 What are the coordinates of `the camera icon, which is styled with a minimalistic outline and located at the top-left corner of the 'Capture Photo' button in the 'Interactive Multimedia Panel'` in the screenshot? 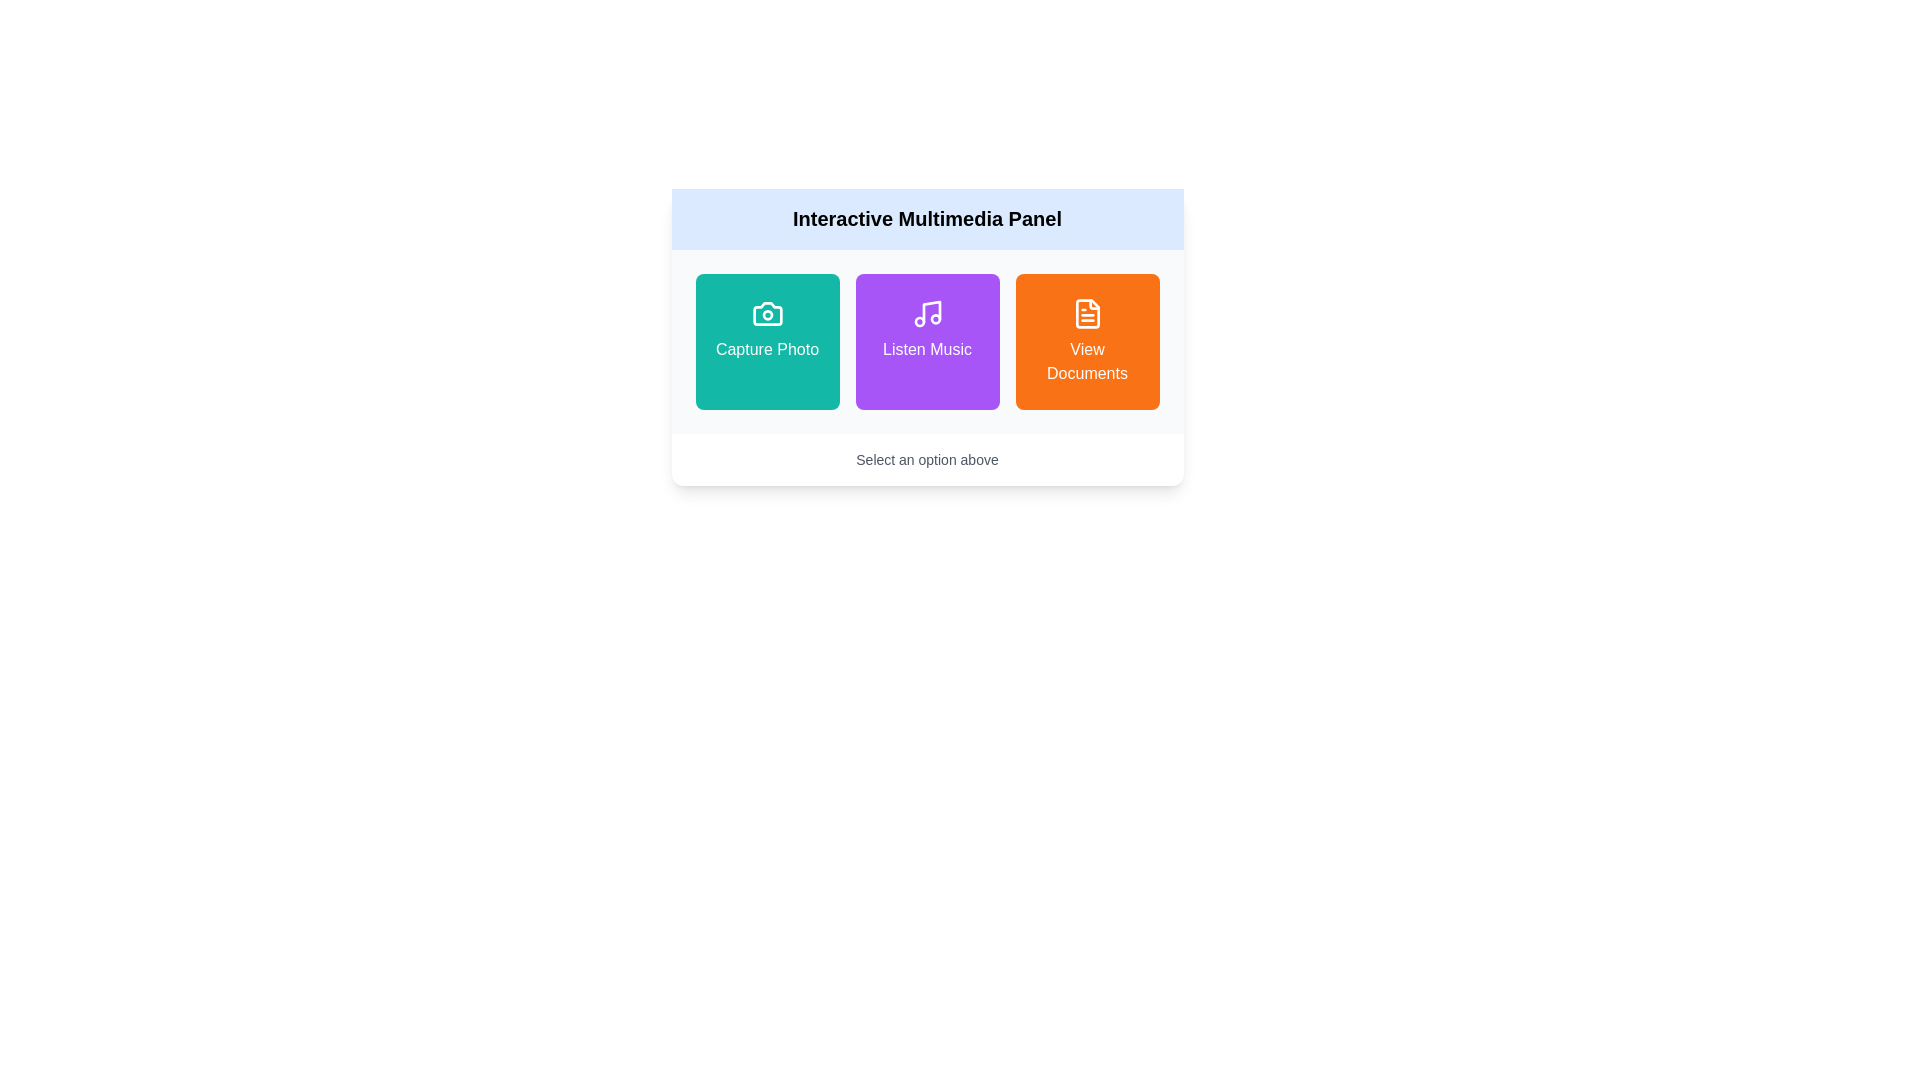 It's located at (766, 313).